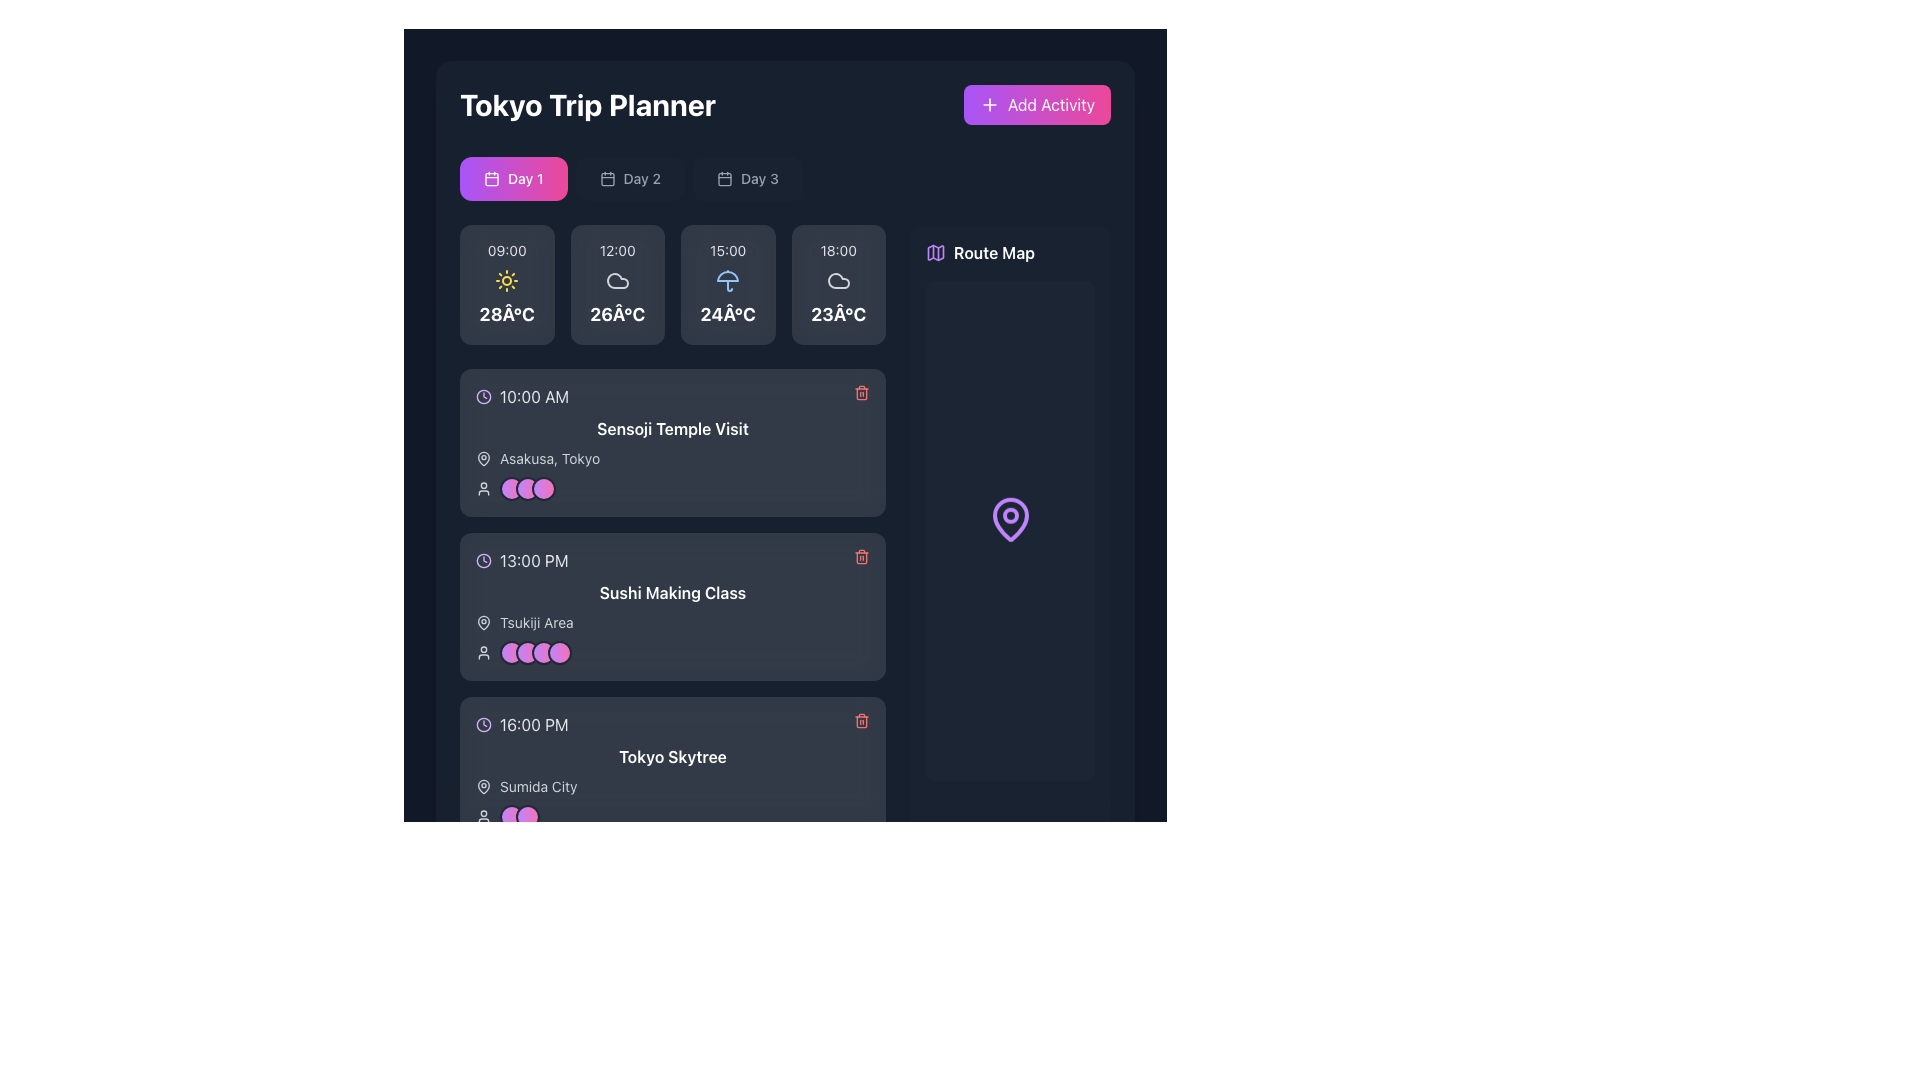  I want to click on the trash bin icon button, which is styled in red and located on the far right of the row displaying '10:00 AM', to observe its visual feedback, so click(862, 393).